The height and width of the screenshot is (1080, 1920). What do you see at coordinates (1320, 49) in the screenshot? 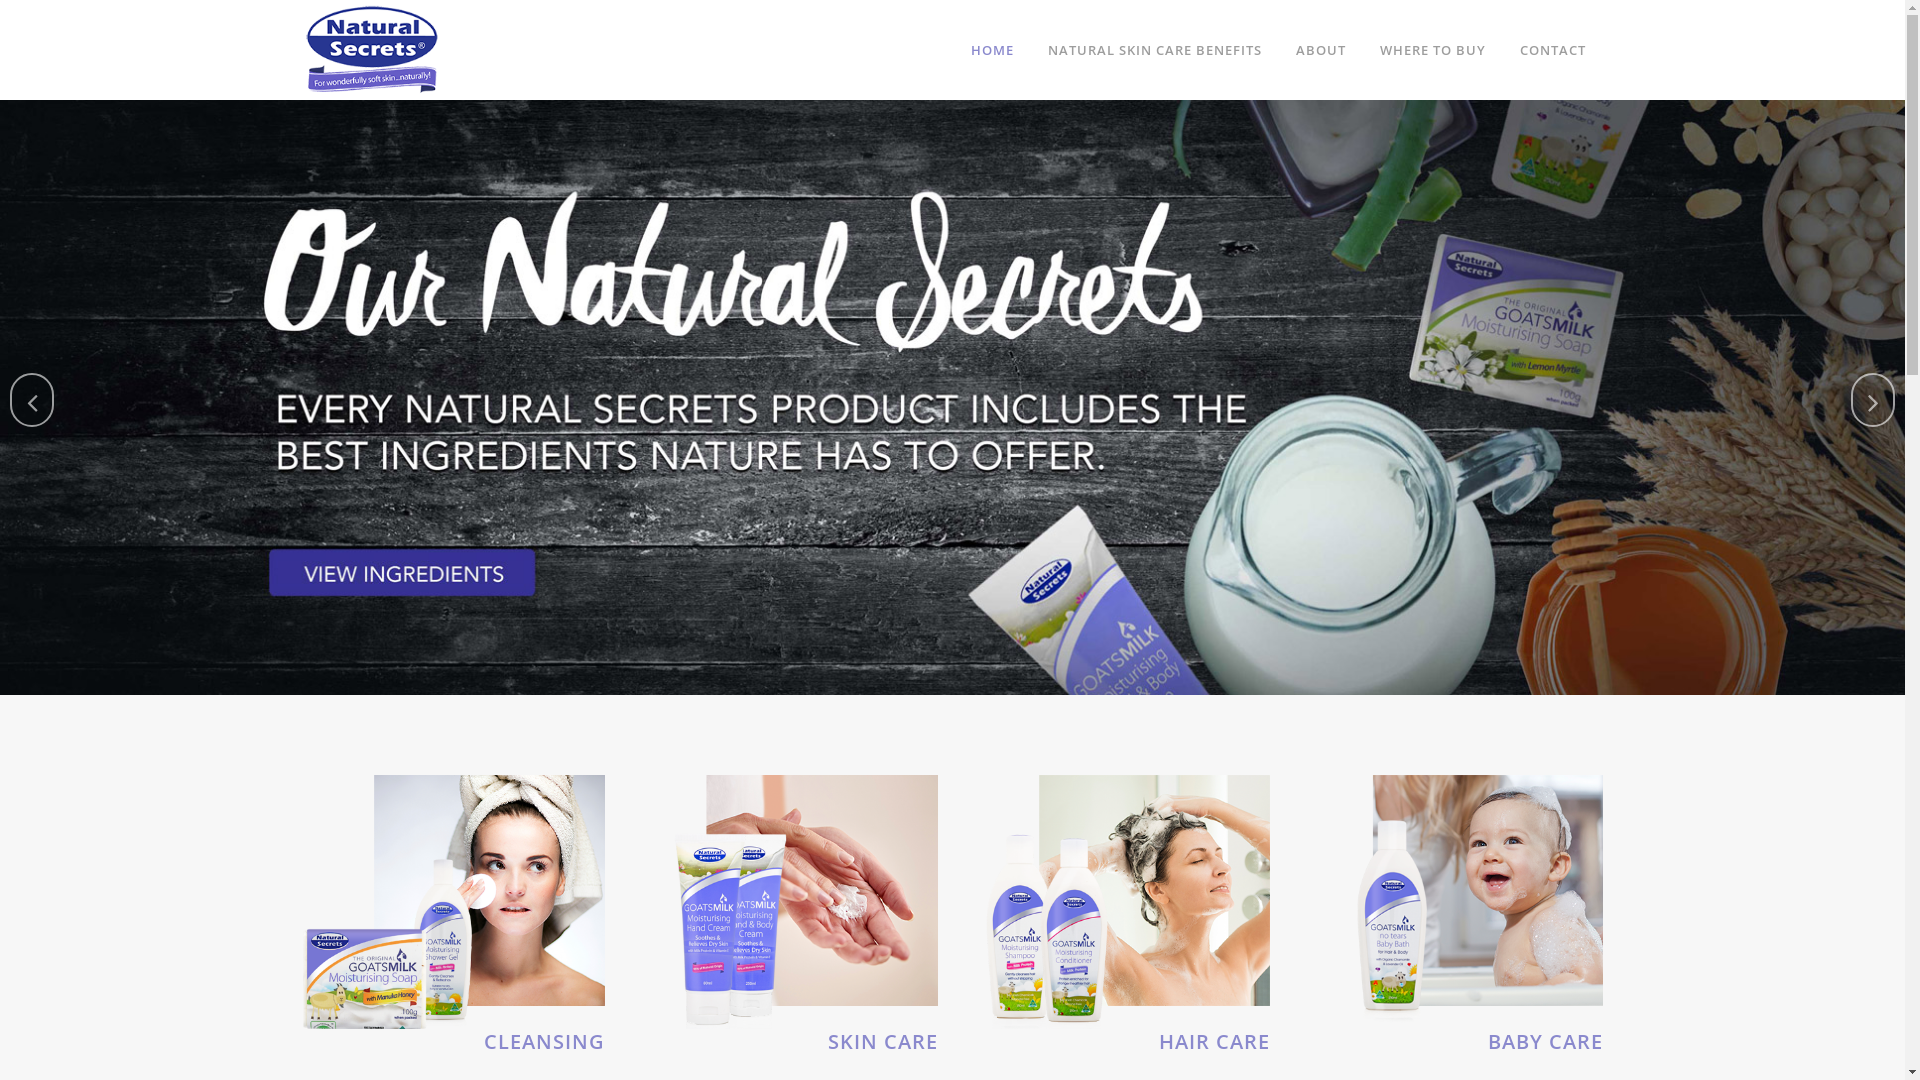
I see `'ABOUT'` at bounding box center [1320, 49].